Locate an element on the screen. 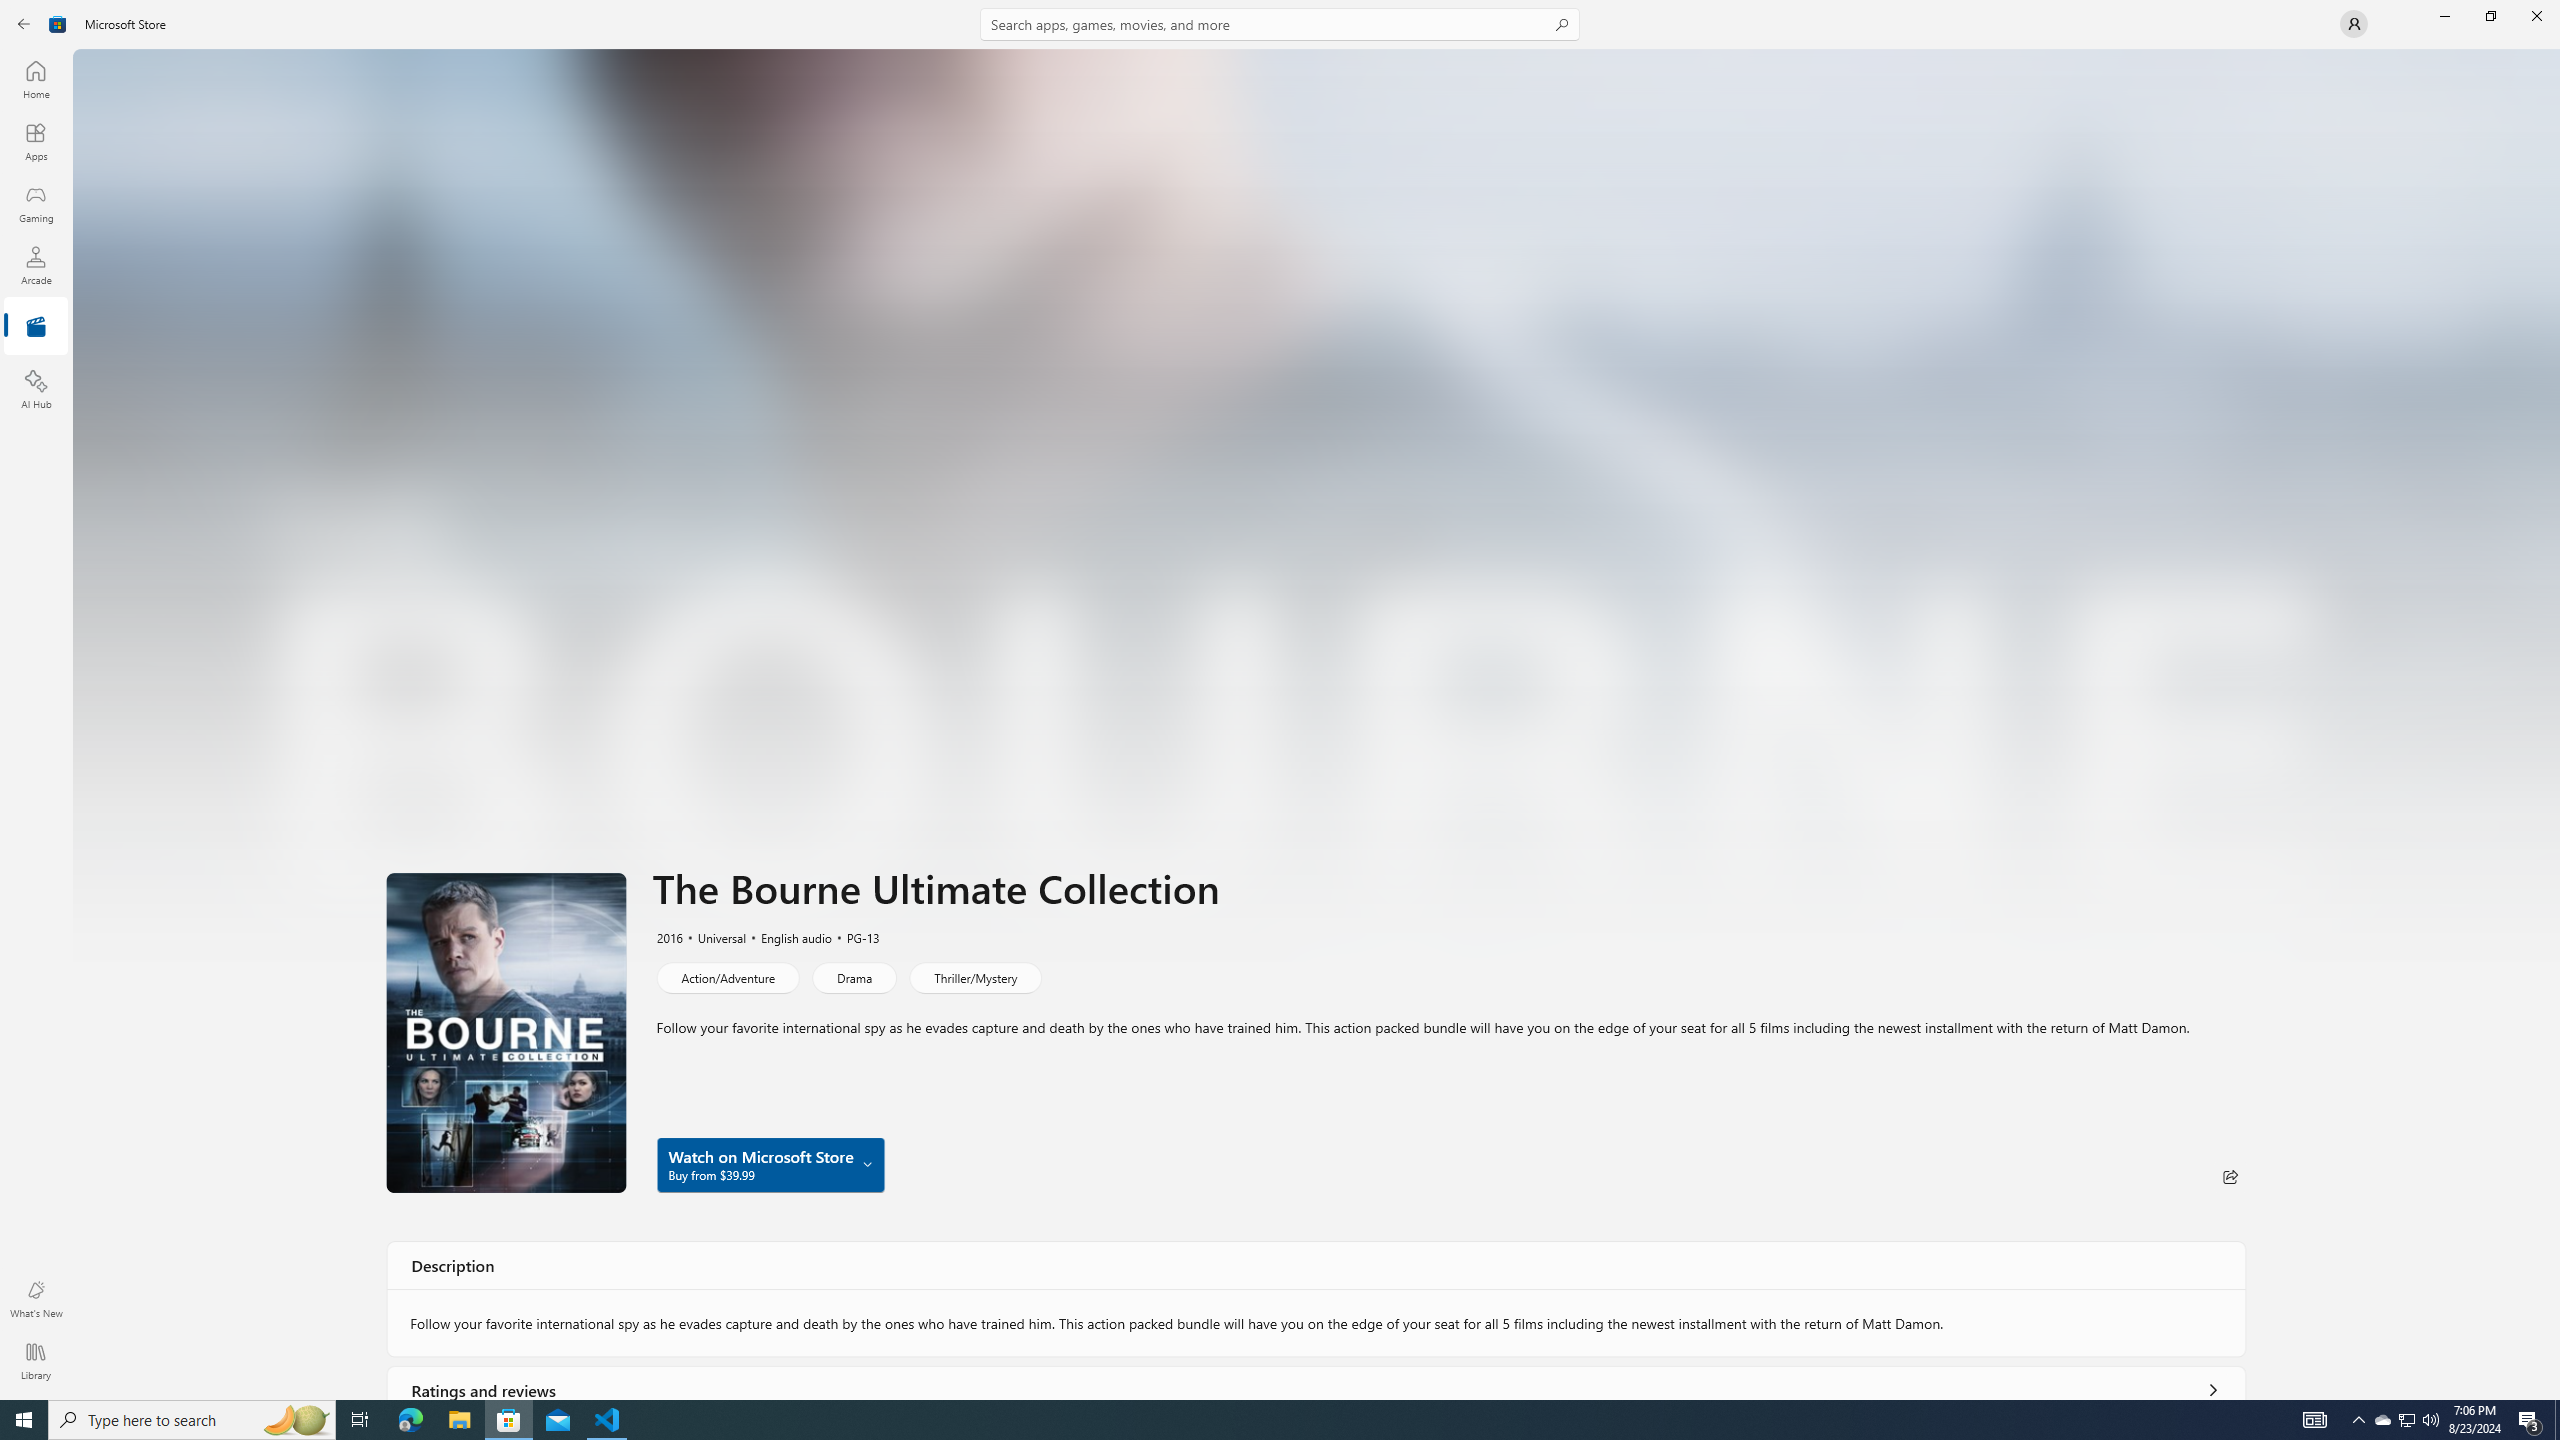 The width and height of the screenshot is (2560, 1440). 'AI Hub' is located at coordinates (34, 388).